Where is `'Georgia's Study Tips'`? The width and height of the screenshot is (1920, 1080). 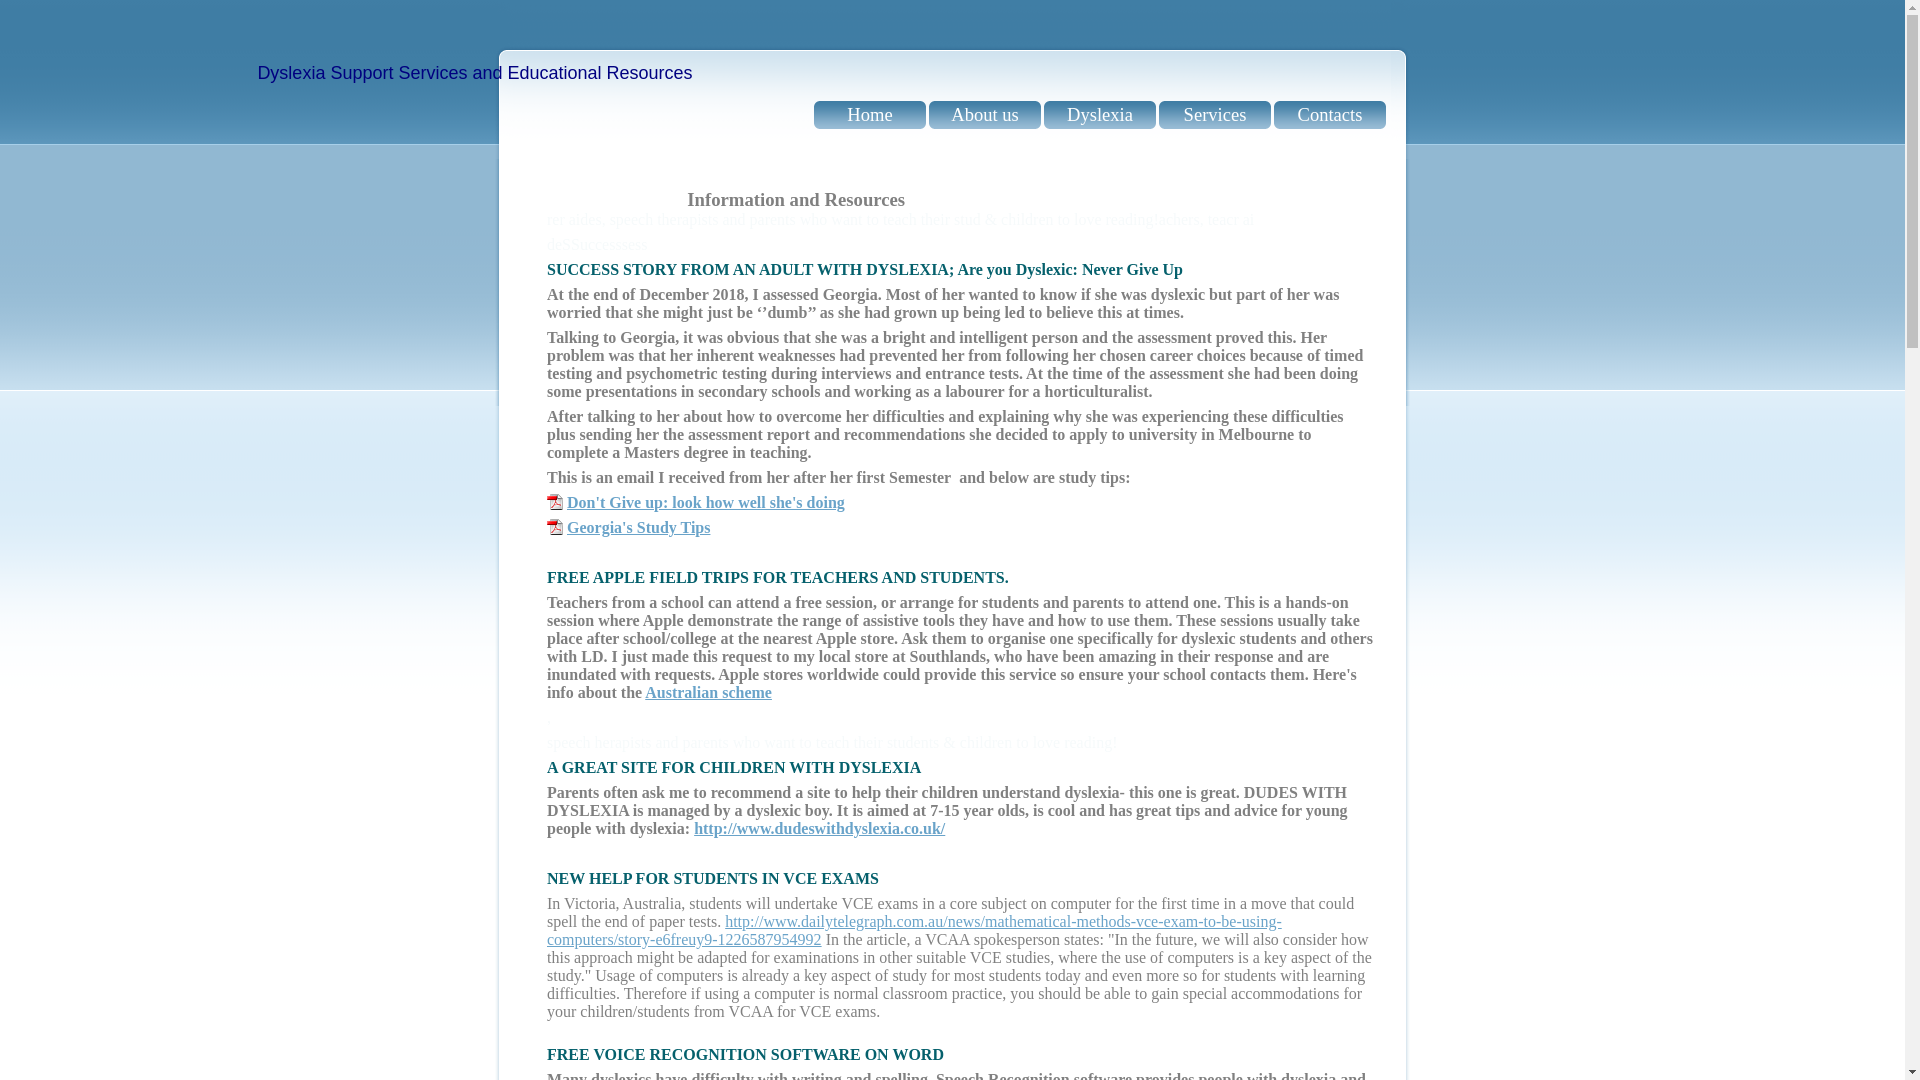
'Georgia's Study Tips' is located at coordinates (637, 526).